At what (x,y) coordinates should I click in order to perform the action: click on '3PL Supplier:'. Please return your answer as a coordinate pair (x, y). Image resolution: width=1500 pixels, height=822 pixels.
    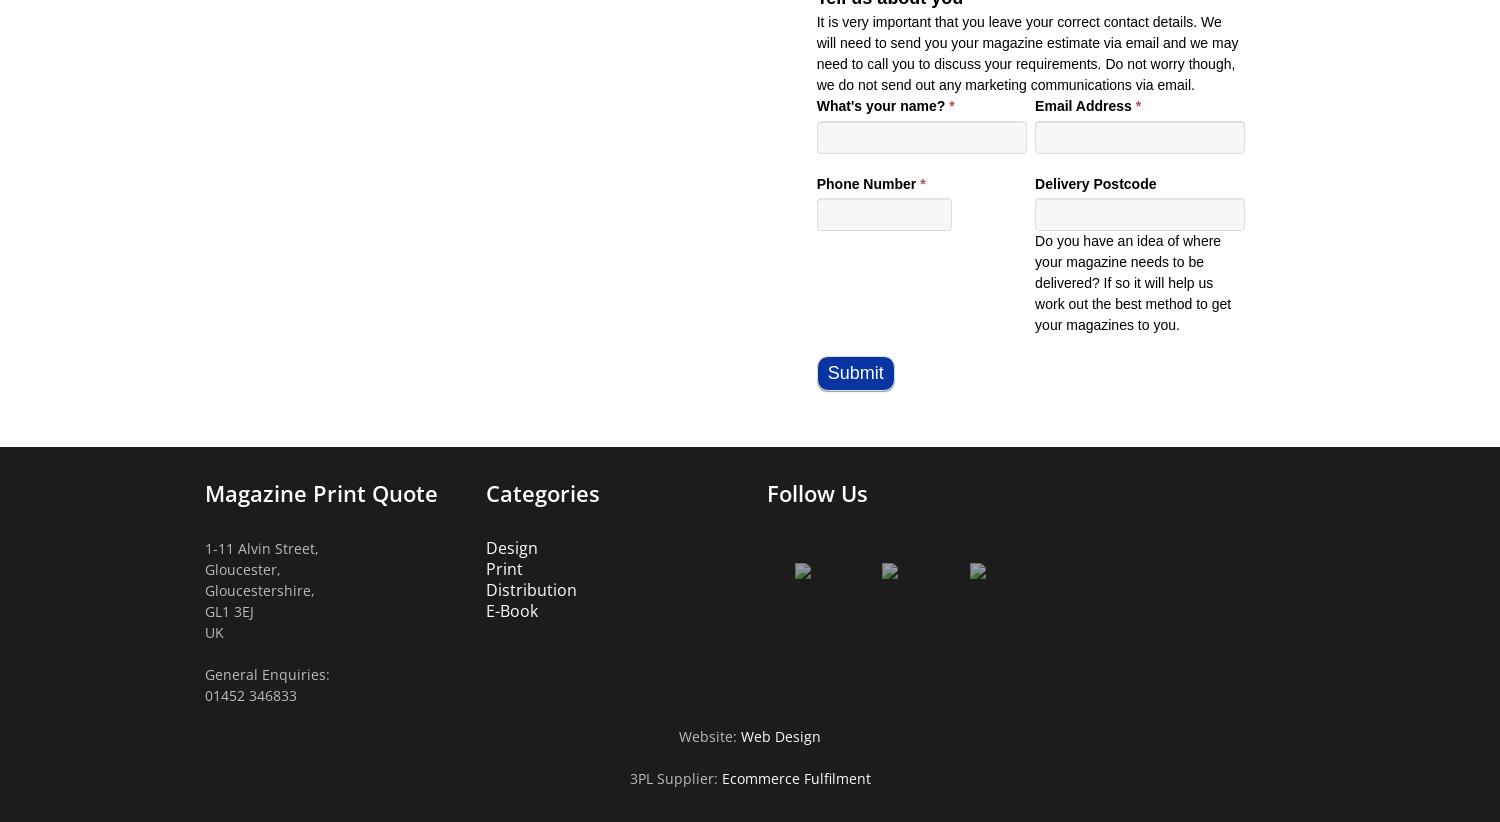
    Looking at the image, I should click on (675, 777).